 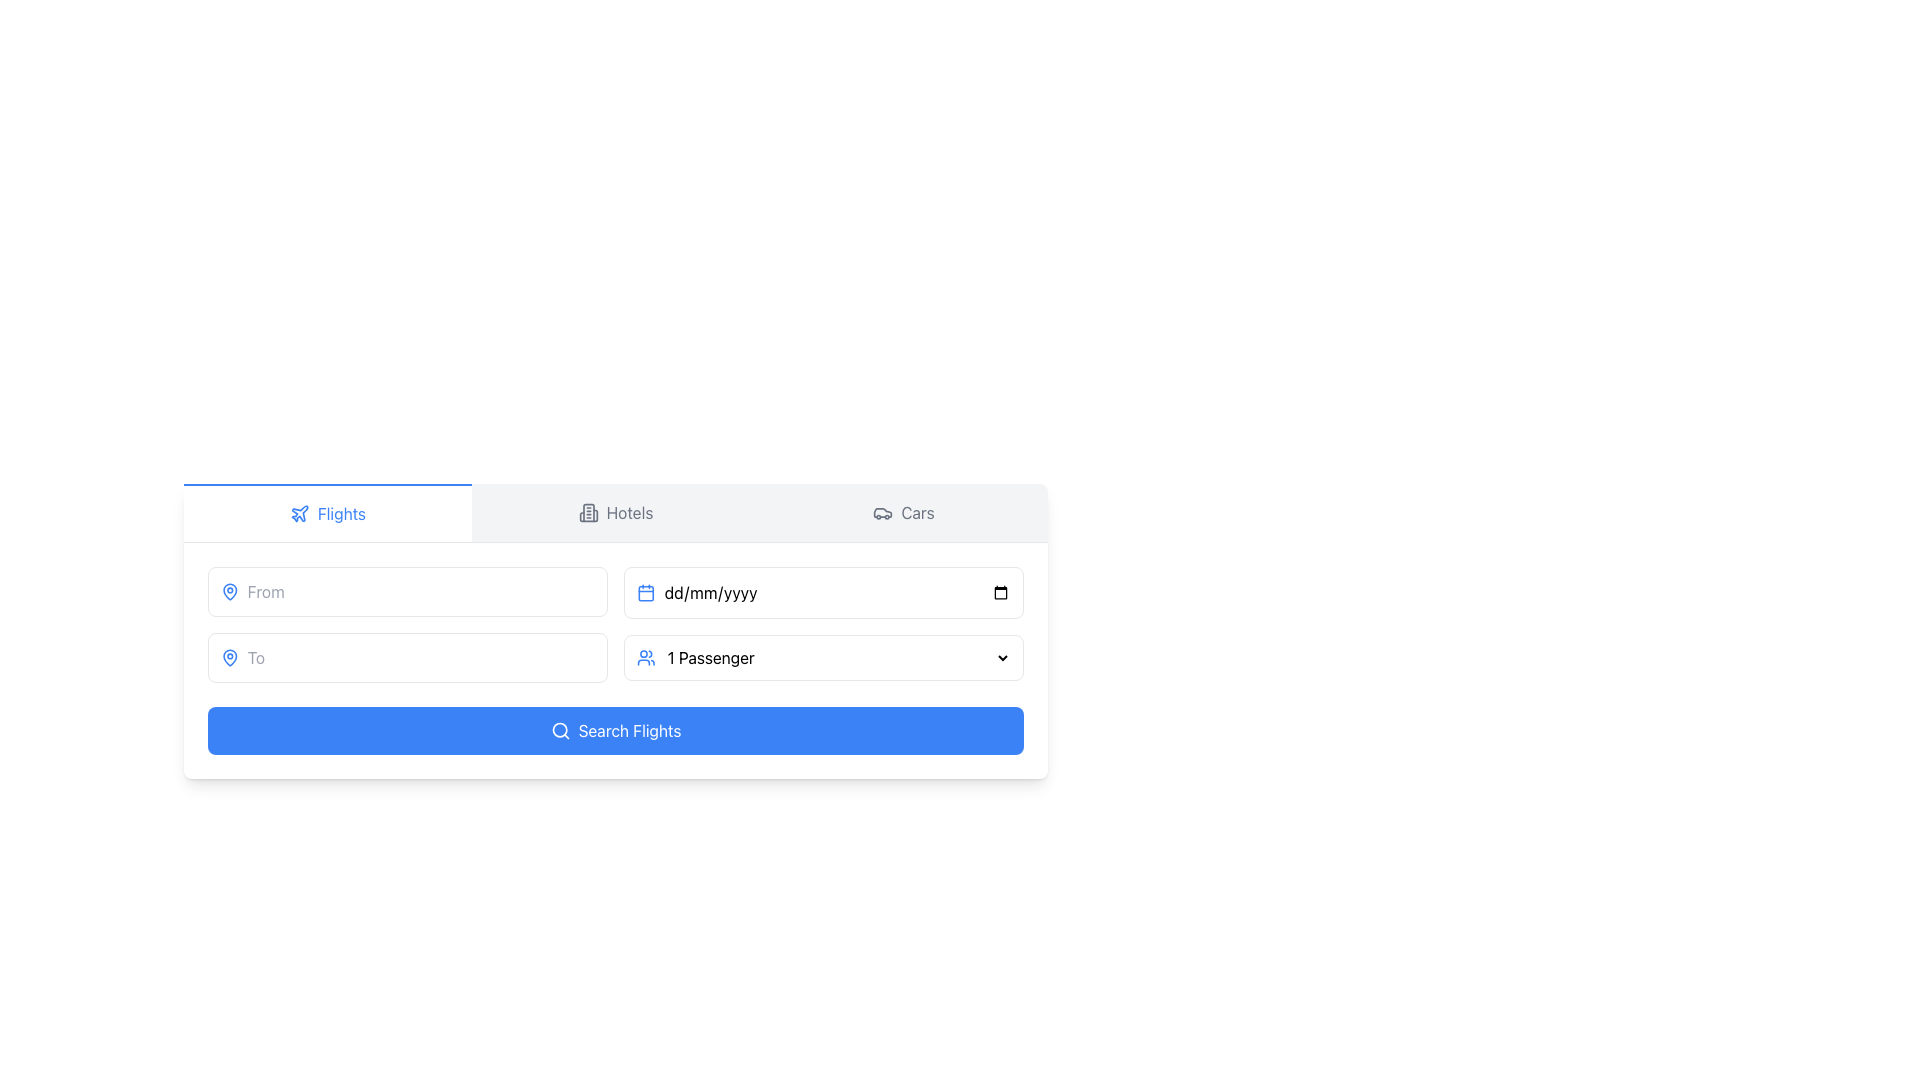 I want to click on the map pin icon with a blue outline, located next to the 'From' text field in the first row of options, so click(x=230, y=590).